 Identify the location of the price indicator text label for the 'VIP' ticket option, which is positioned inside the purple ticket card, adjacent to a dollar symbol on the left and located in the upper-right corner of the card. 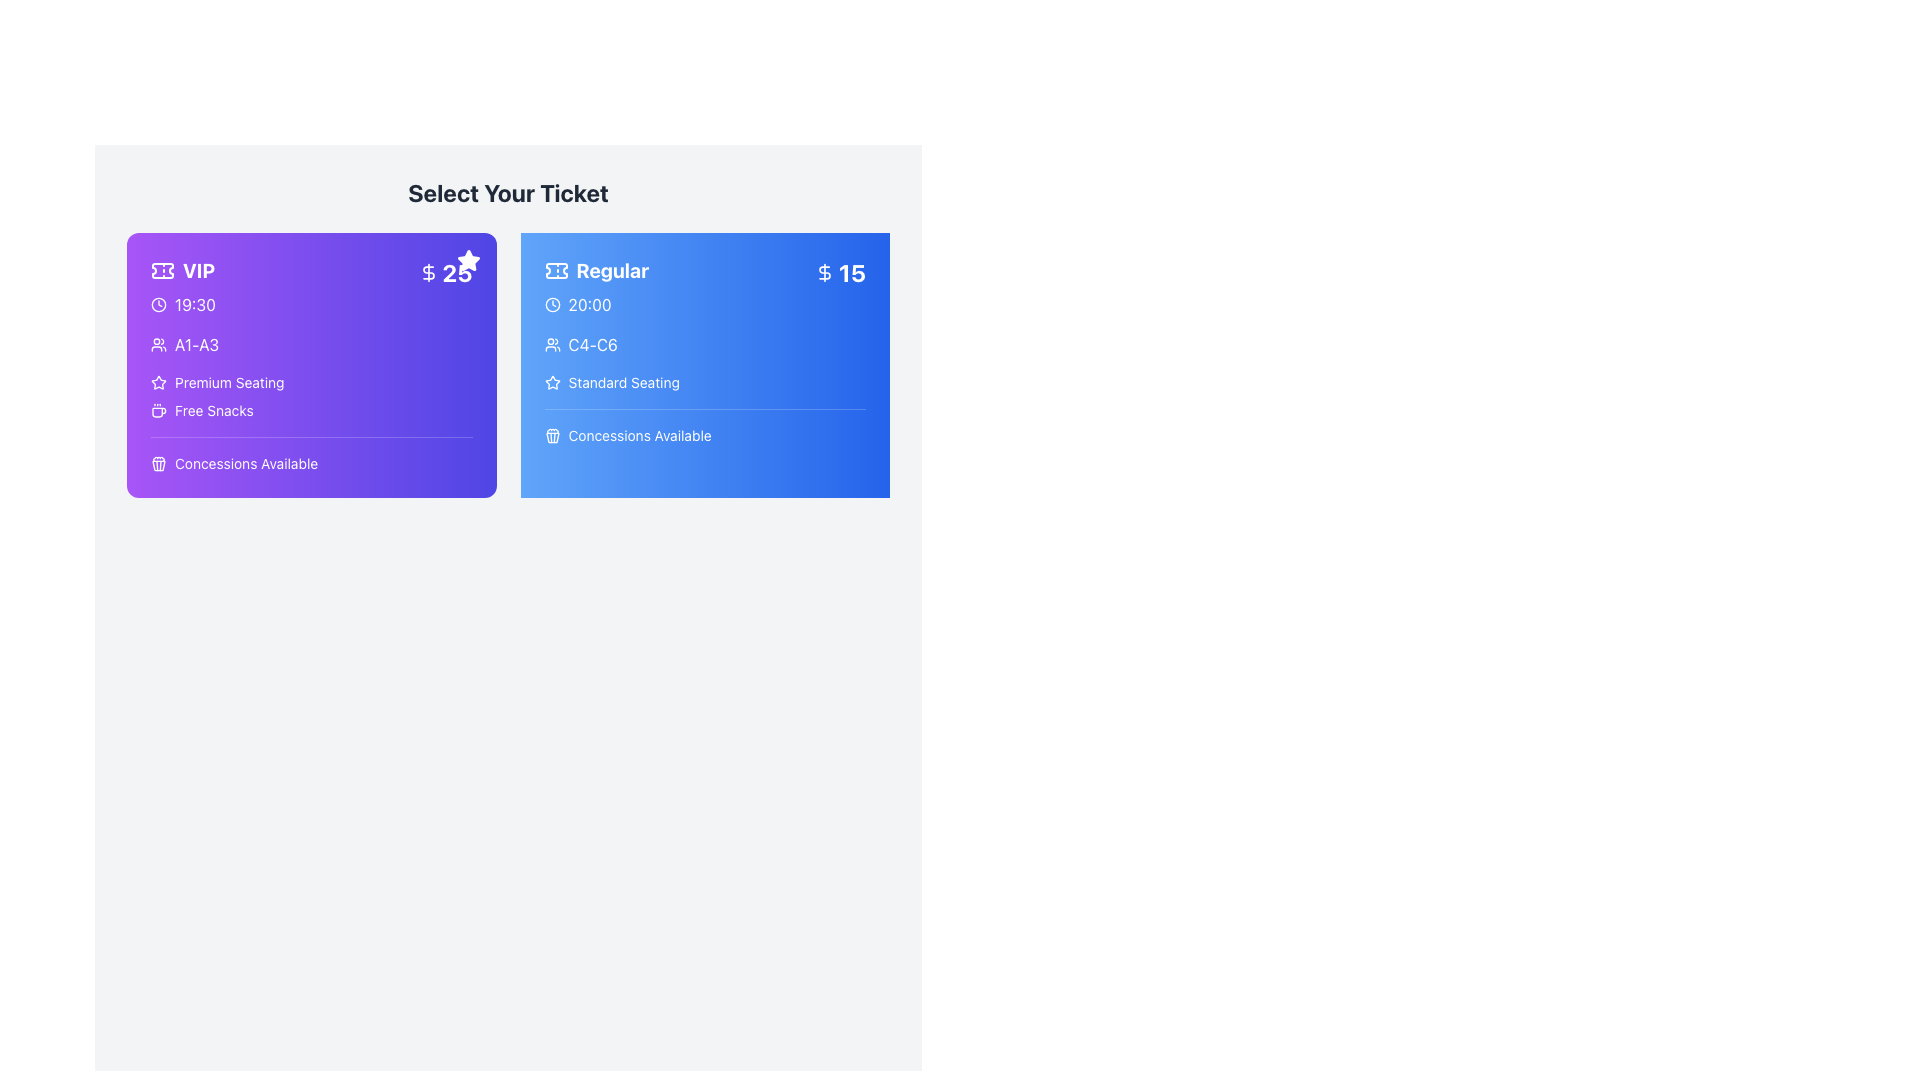
(456, 273).